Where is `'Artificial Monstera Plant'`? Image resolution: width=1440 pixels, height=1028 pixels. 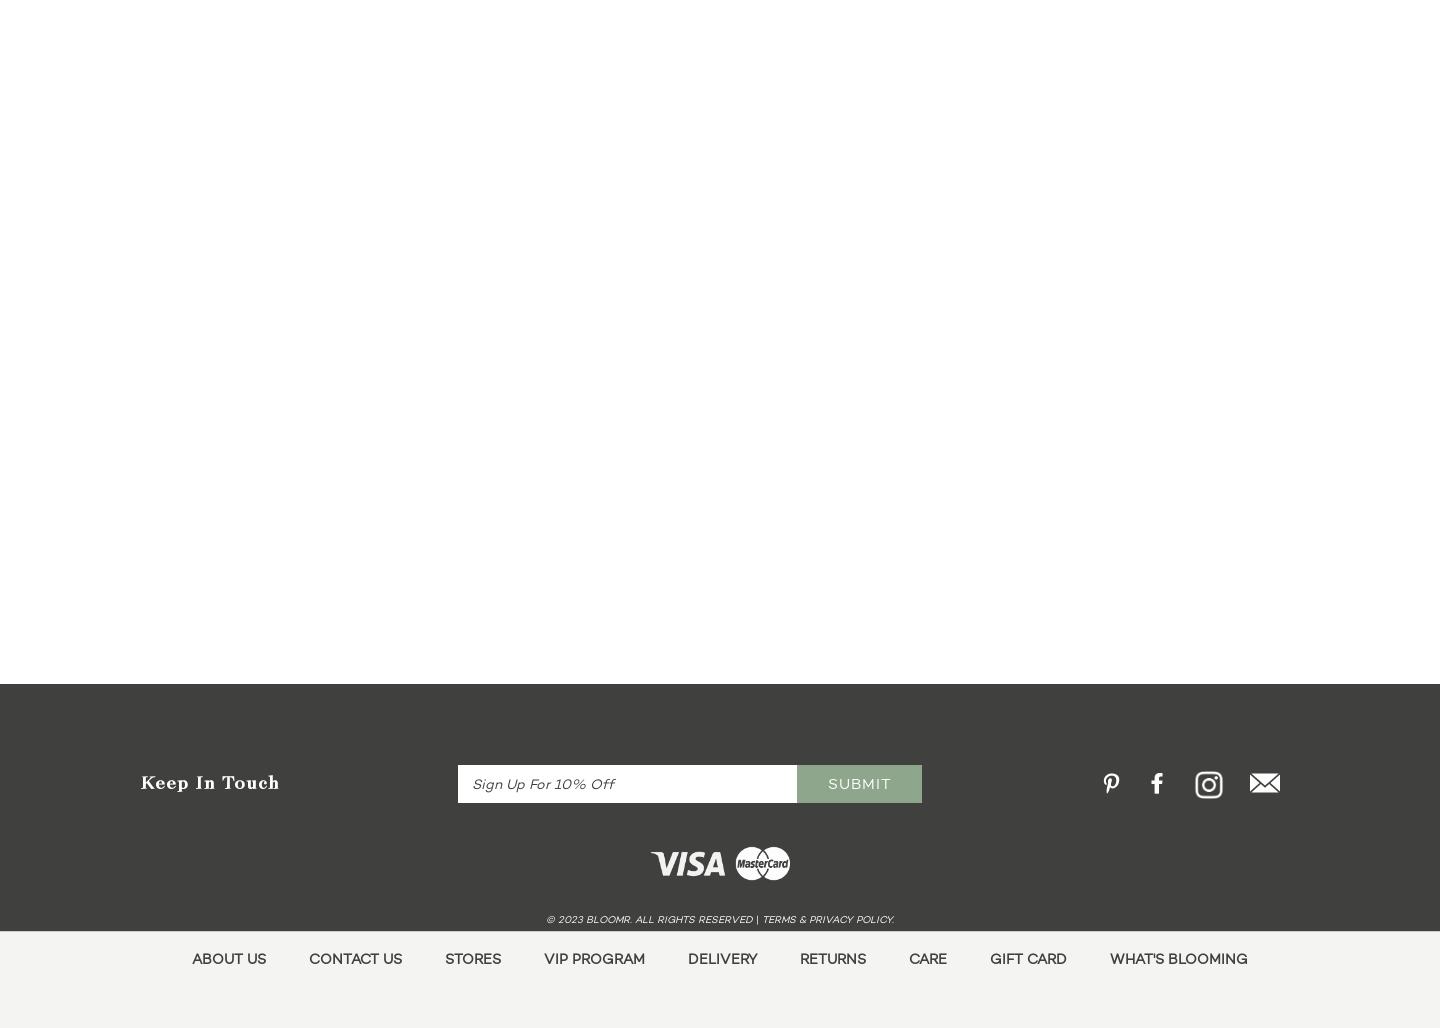
'Artificial Monstera Plant' is located at coordinates (359, 270).